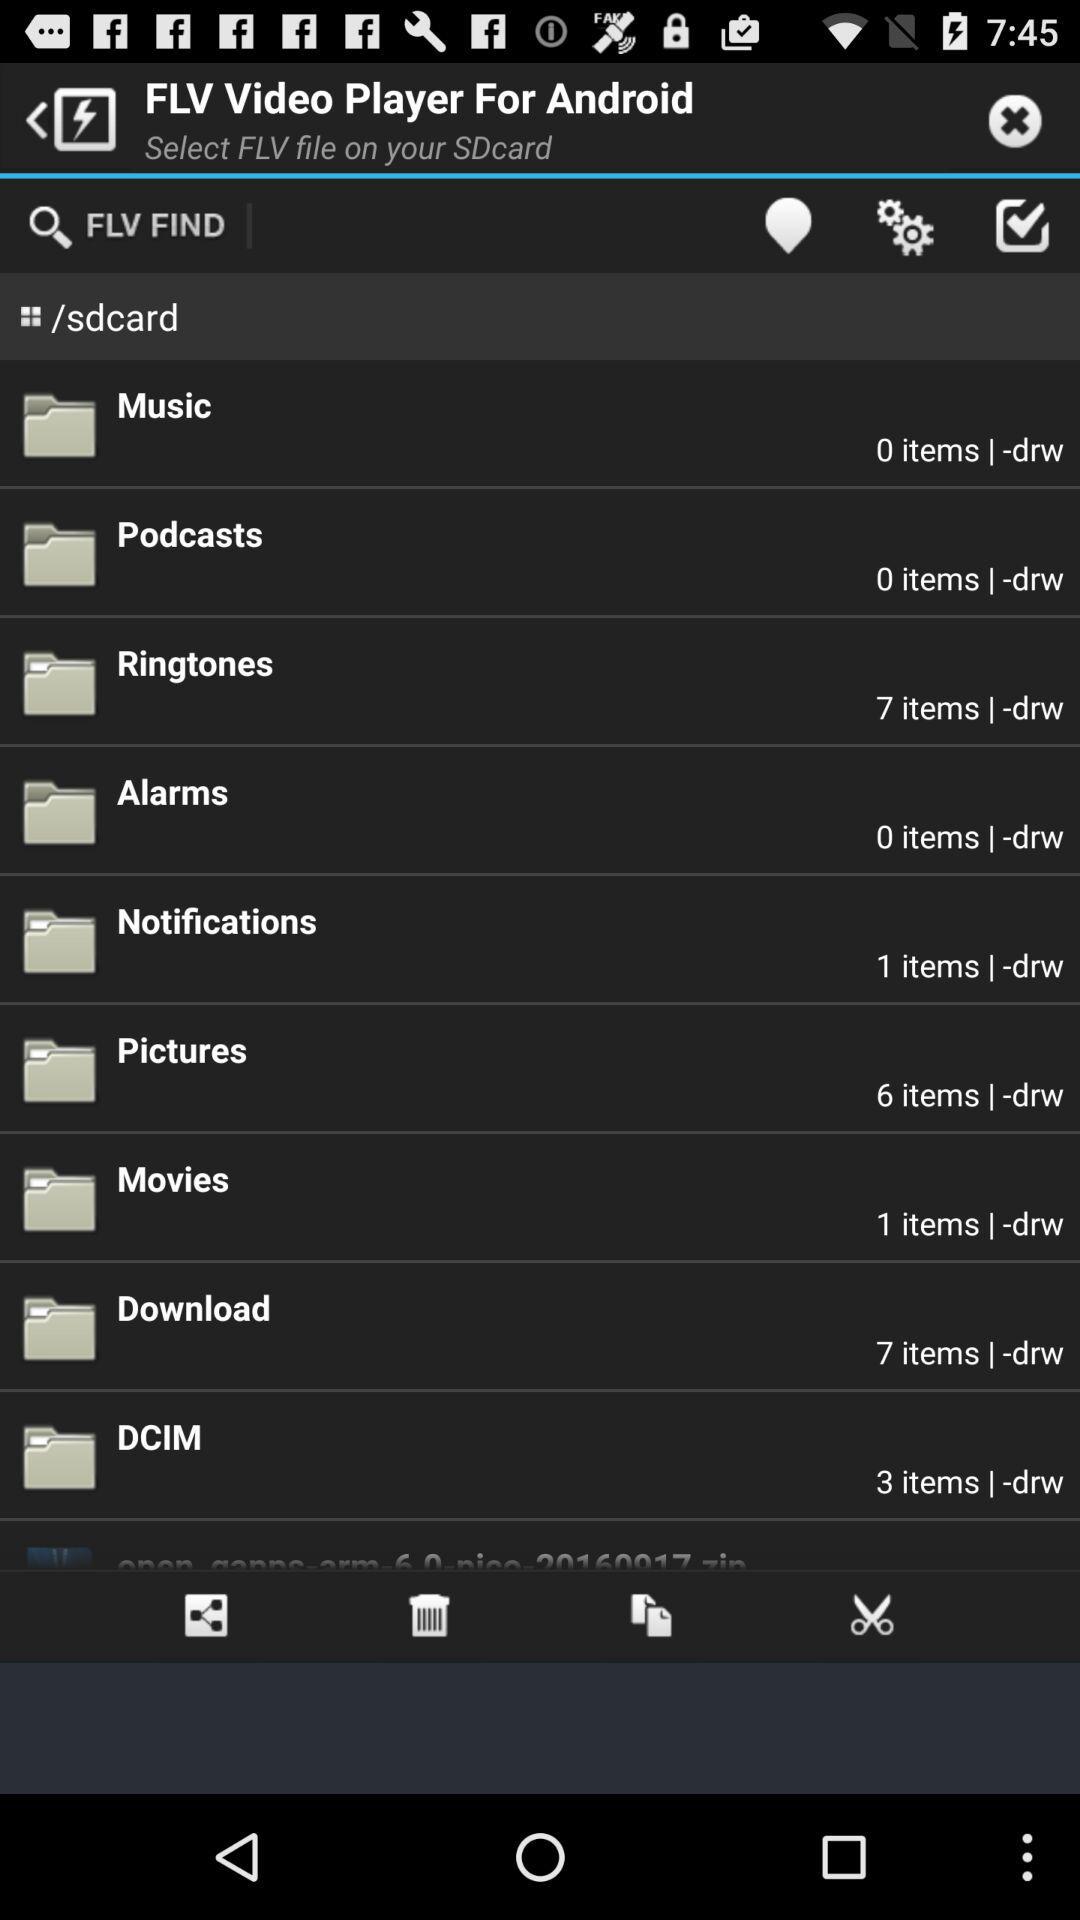 This screenshot has height=1920, width=1080. I want to click on the settings icon, so click(904, 240).